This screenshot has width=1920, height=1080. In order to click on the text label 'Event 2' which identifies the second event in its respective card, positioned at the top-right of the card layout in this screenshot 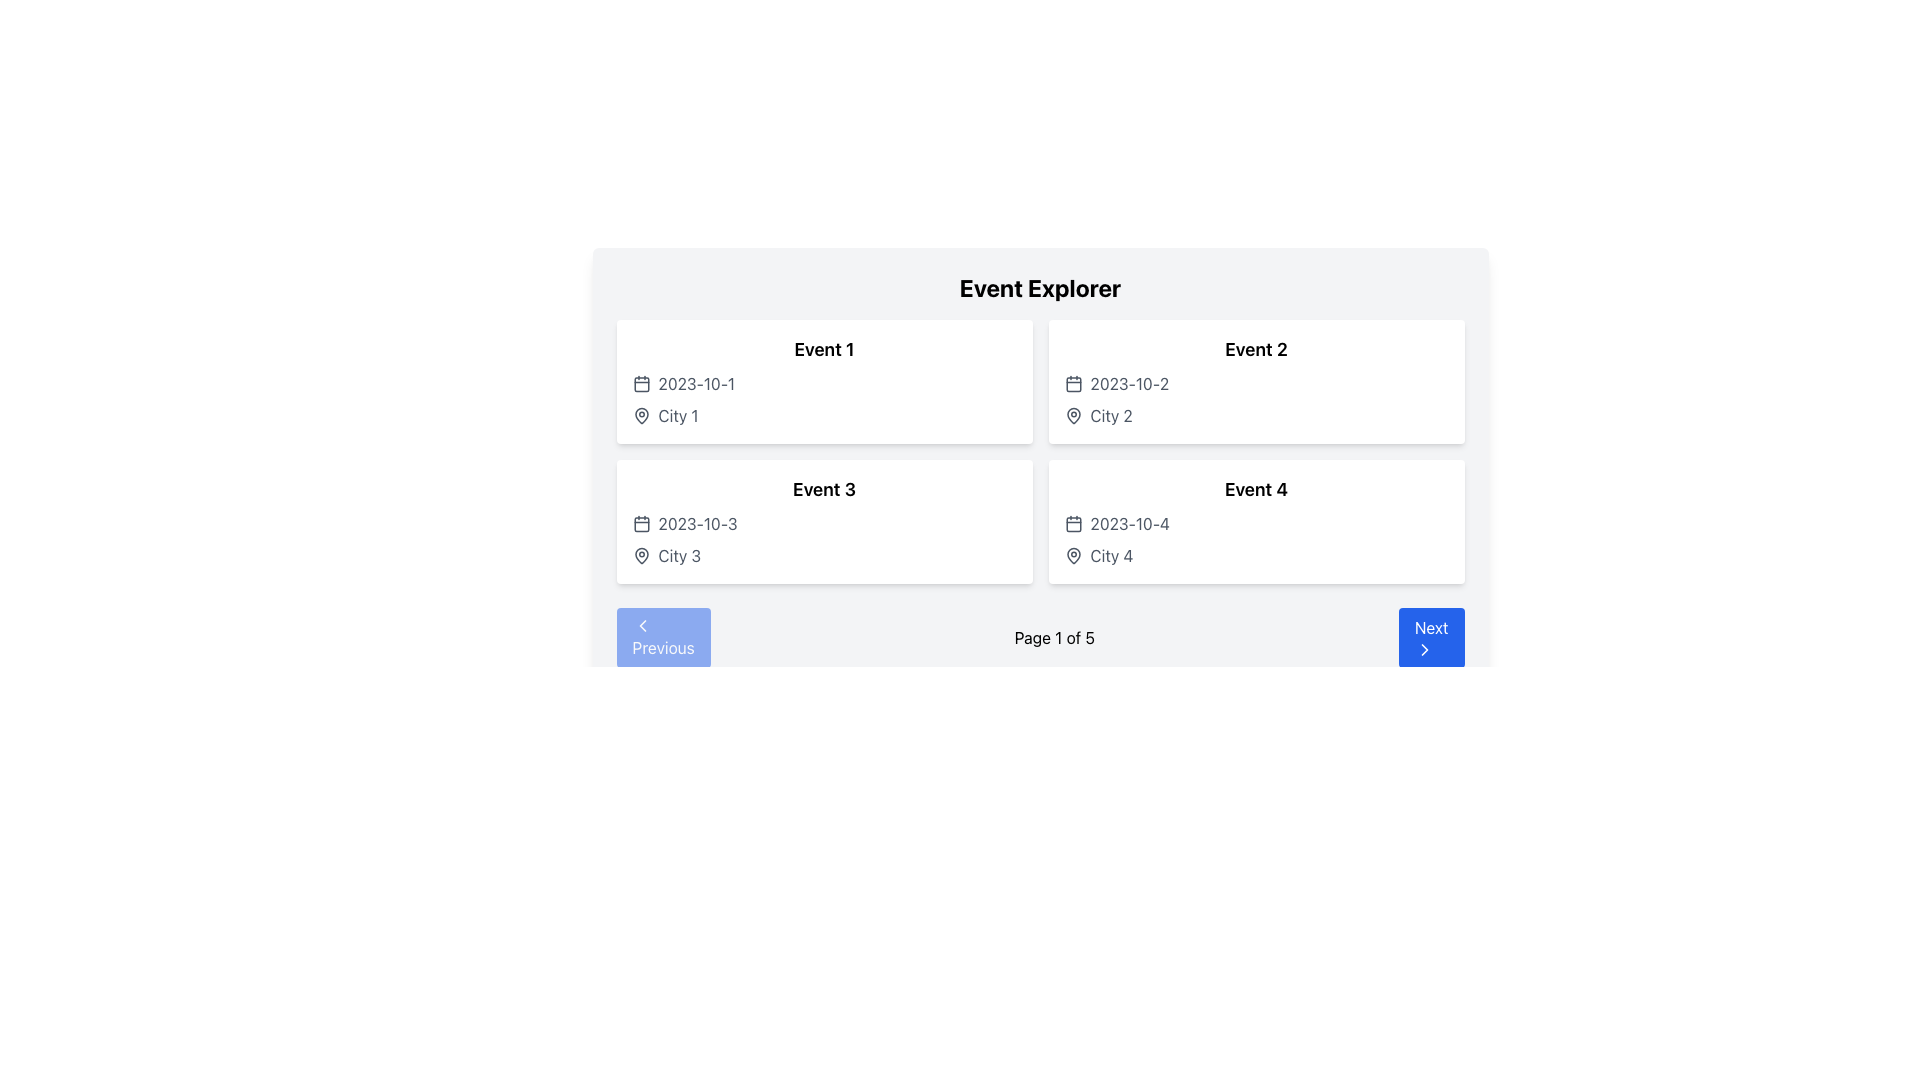, I will do `click(1255, 349)`.